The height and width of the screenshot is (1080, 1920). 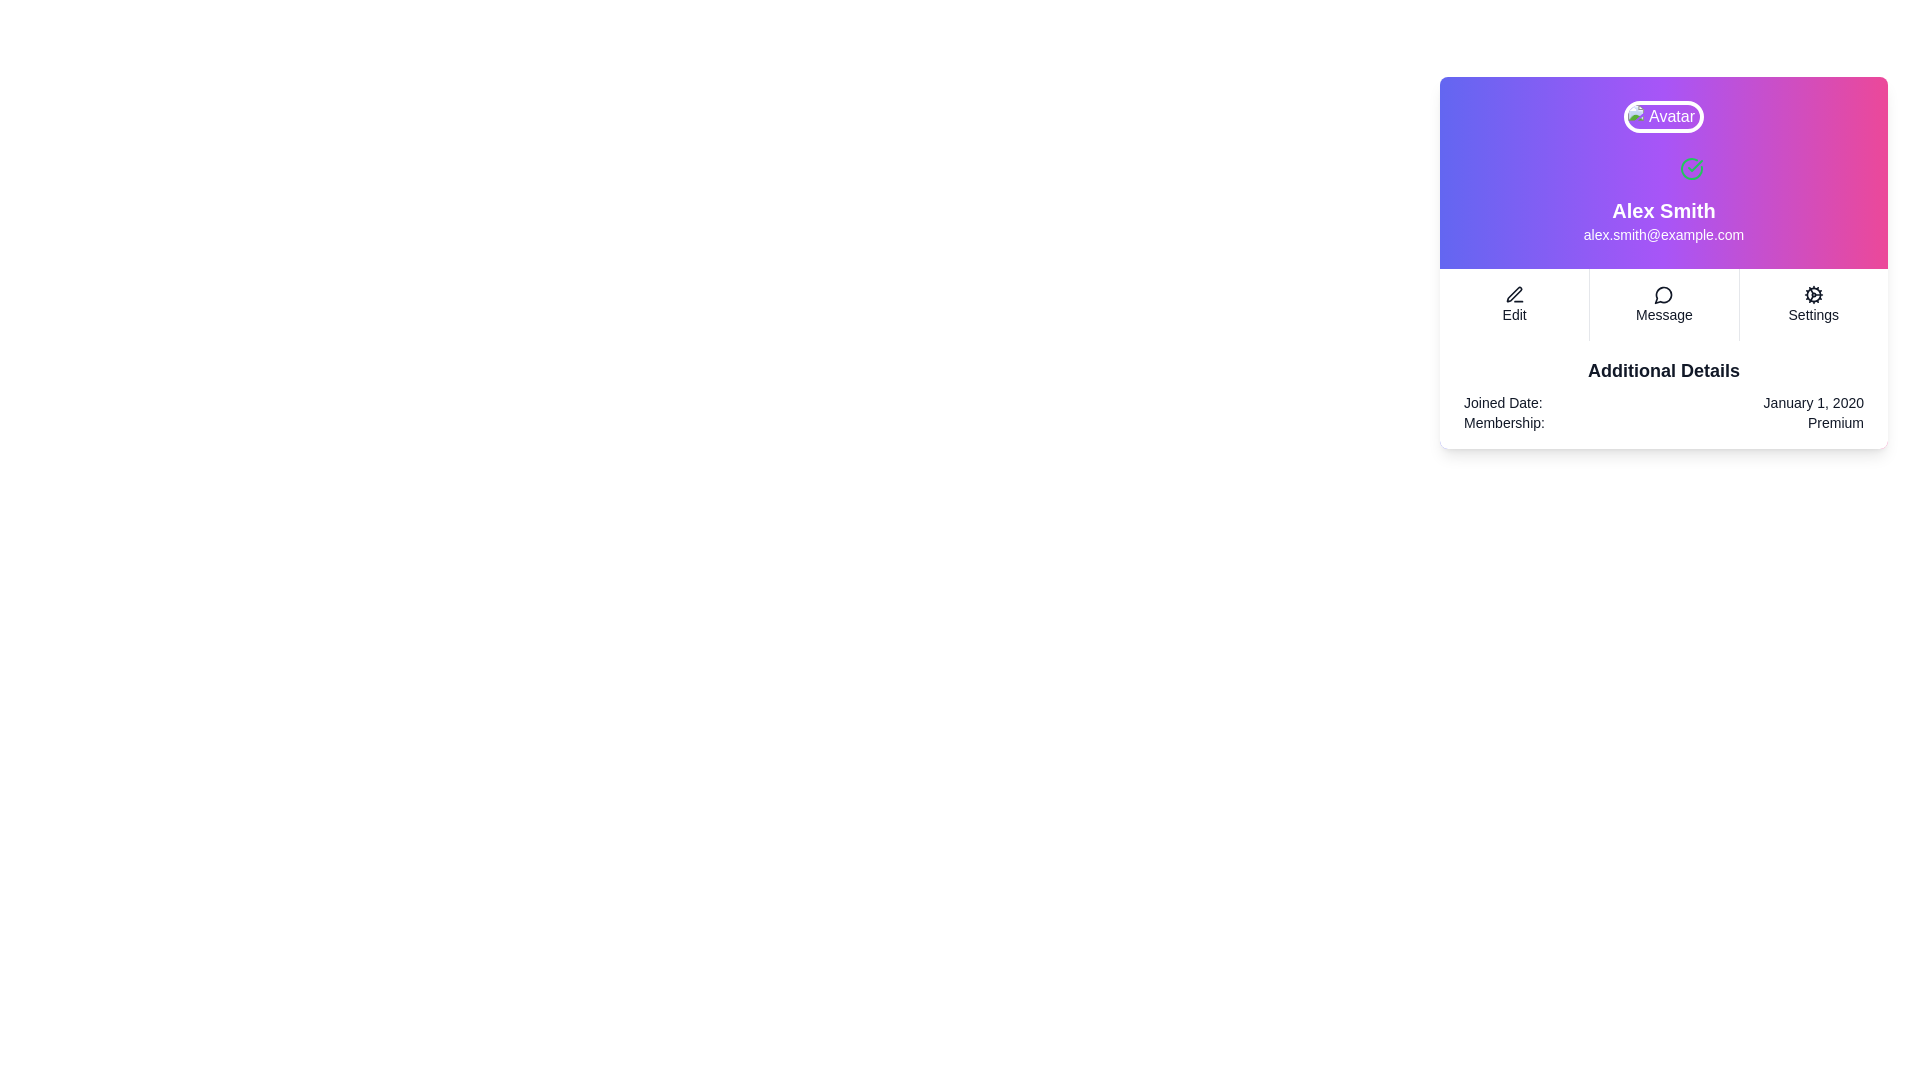 What do you see at coordinates (1835, 422) in the screenshot?
I see `the static text label indicating the user's membership type, located to the right of 'Membership:' on the horizontal line of membership details` at bounding box center [1835, 422].